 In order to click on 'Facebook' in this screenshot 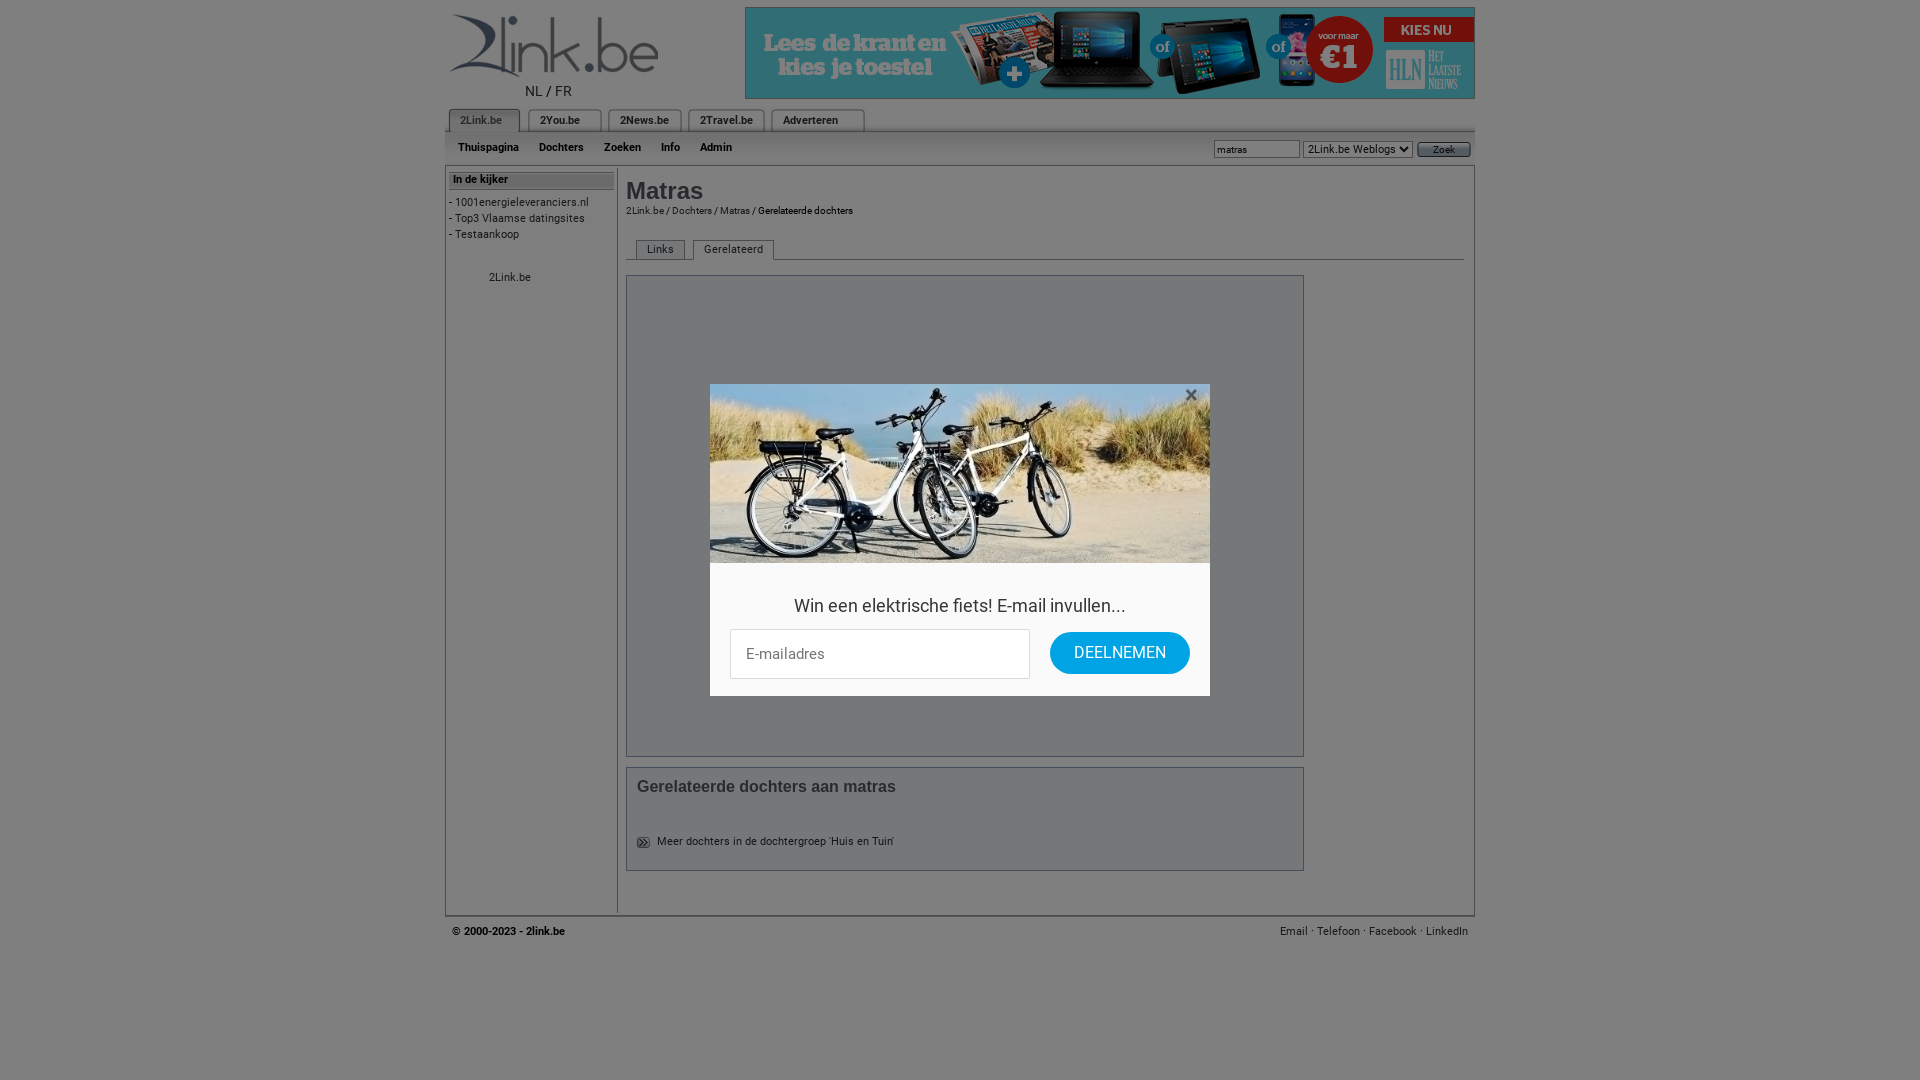, I will do `click(1391, 931)`.